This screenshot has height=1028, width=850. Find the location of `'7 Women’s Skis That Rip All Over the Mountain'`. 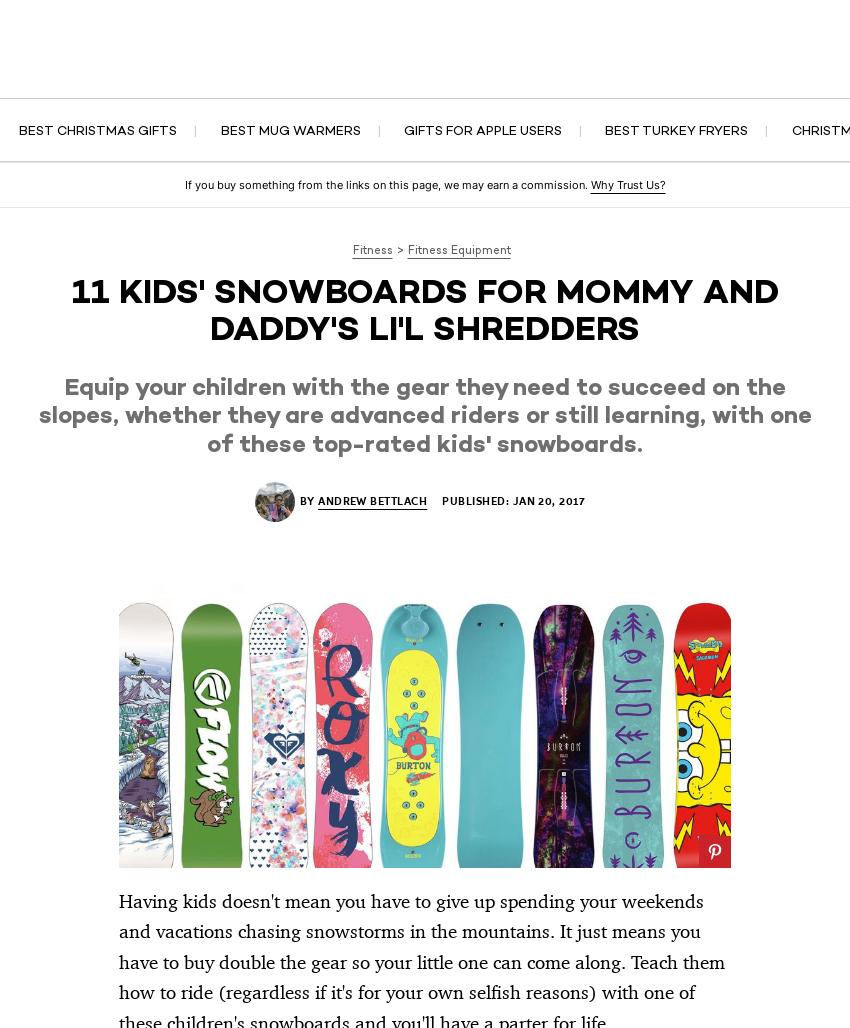

'7 Women’s Skis That Rip All Over the Mountain' is located at coordinates (39, 893).